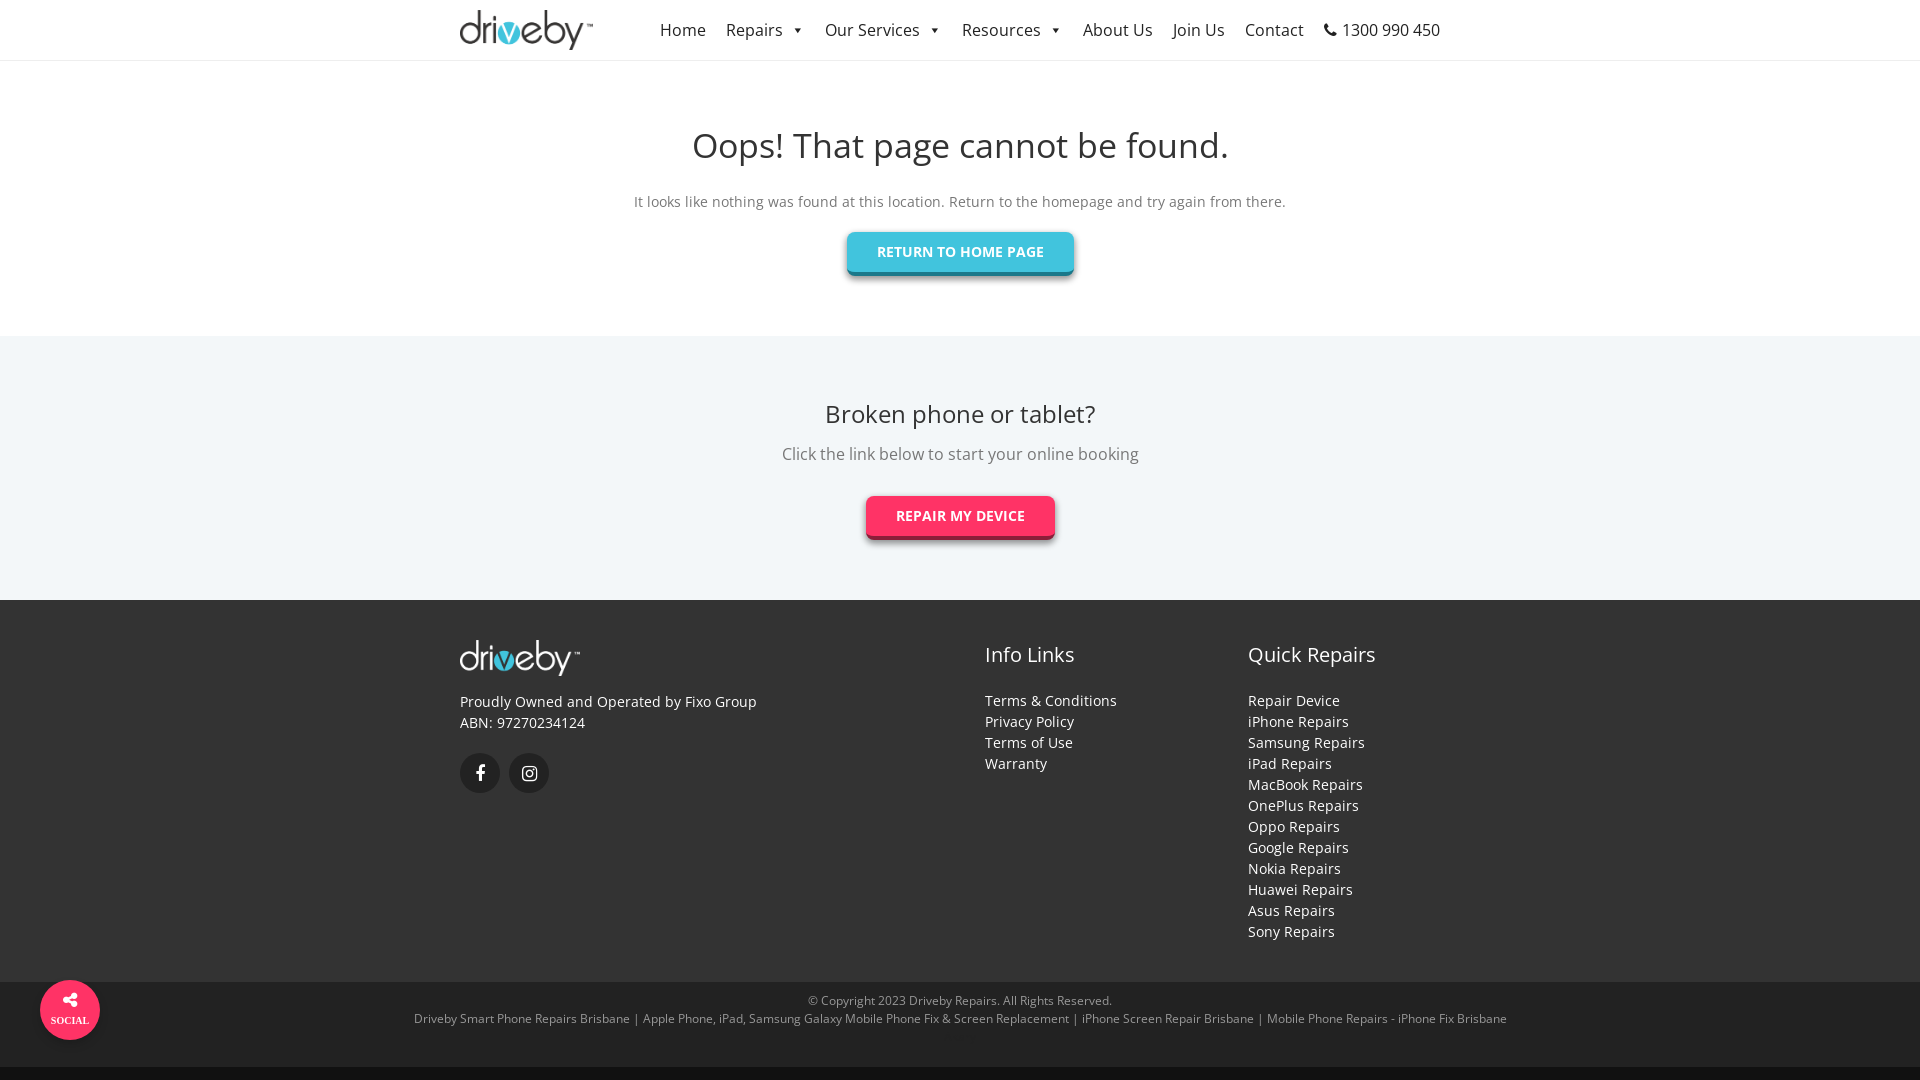  Describe the element at coordinates (1016, 763) in the screenshot. I see `'Warranty'` at that location.